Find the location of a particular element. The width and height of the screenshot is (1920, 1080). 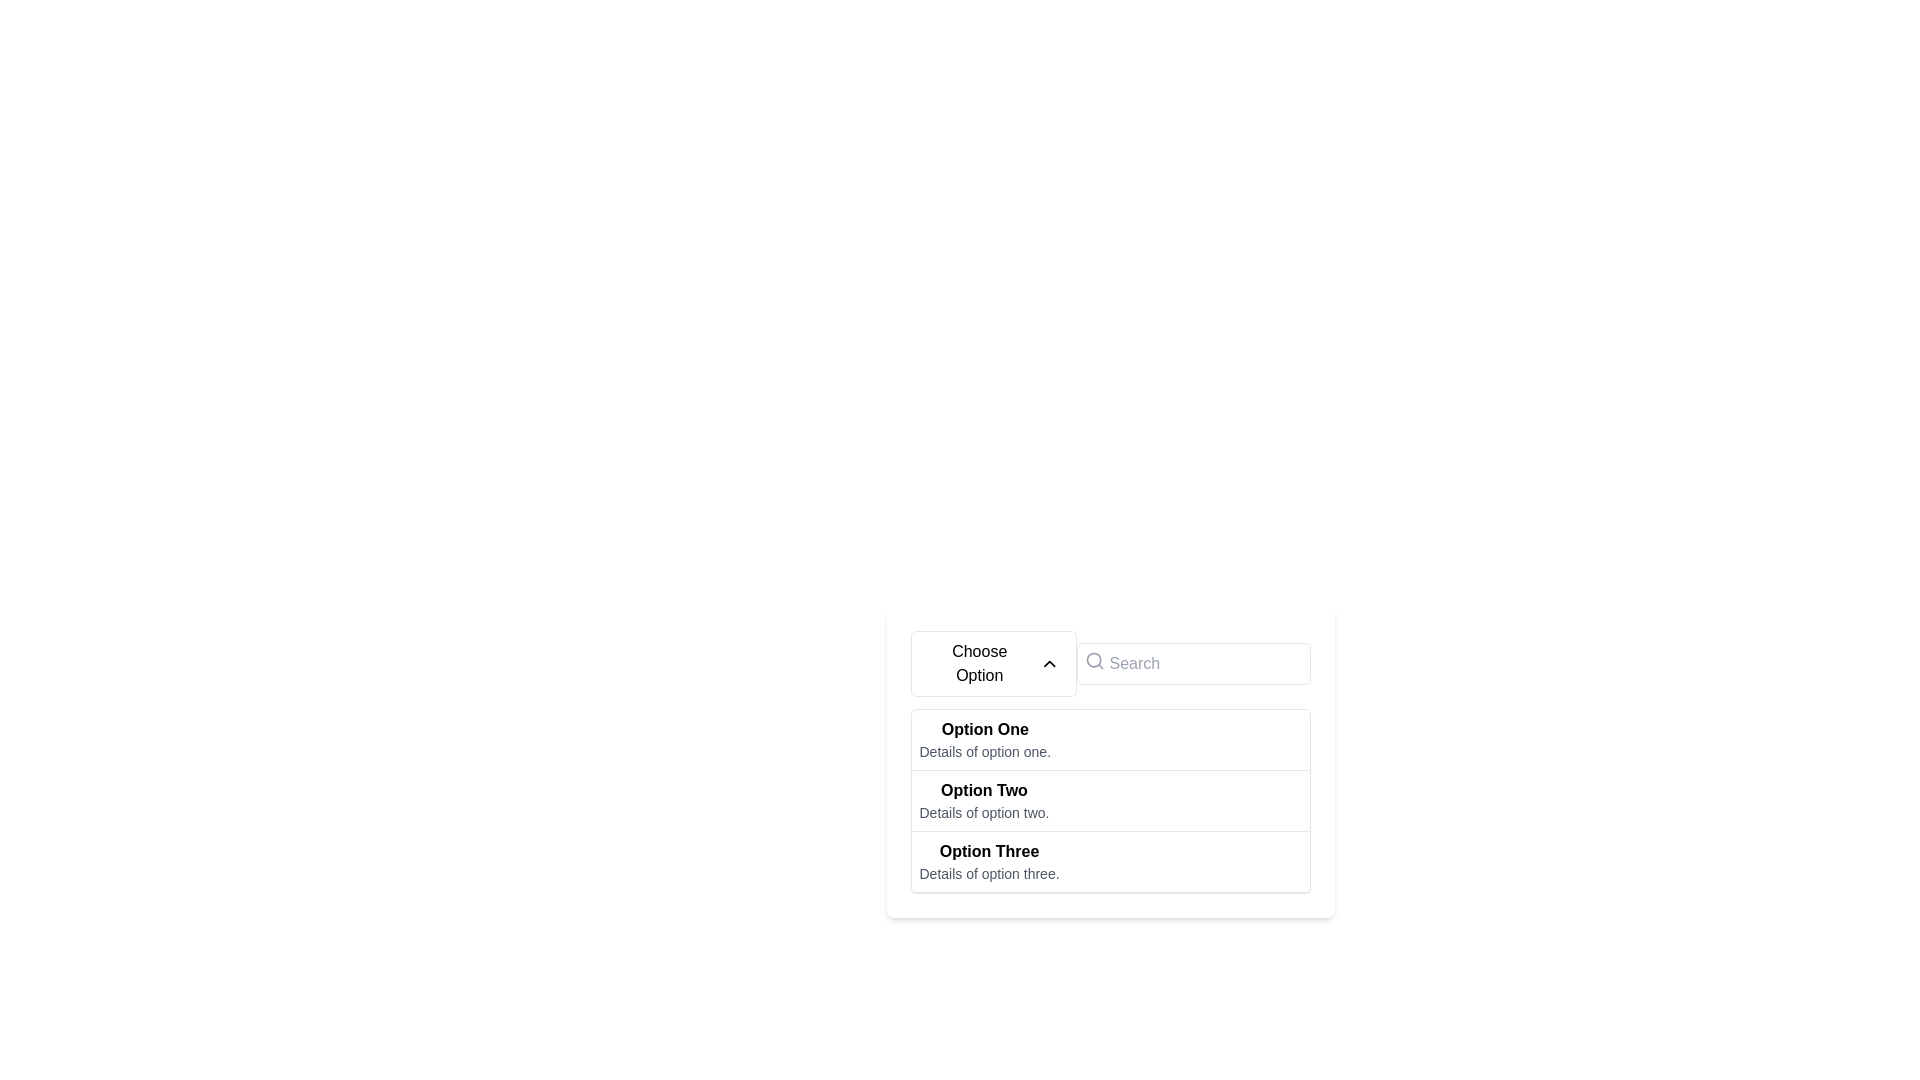

the dropdown-triggering button containing the label text is located at coordinates (979, 663).